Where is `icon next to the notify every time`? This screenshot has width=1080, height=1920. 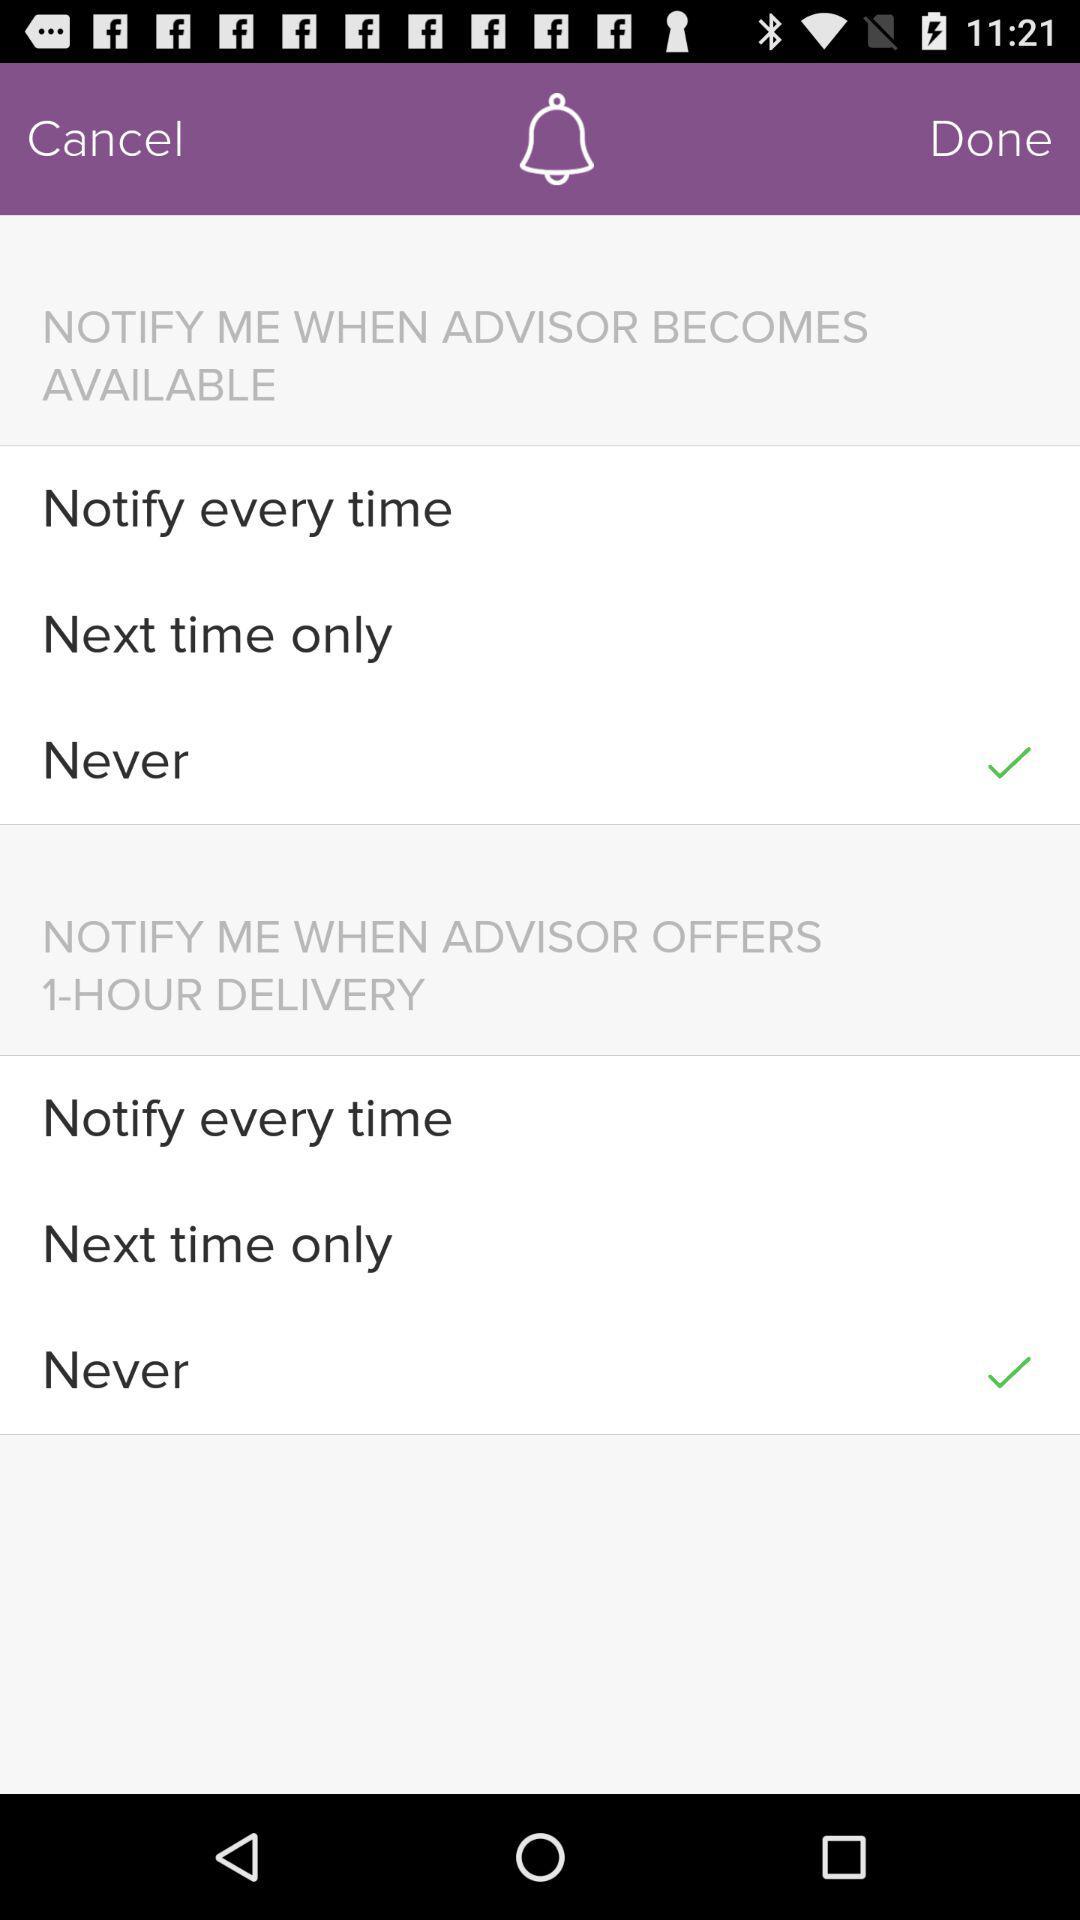 icon next to the notify every time is located at coordinates (1009, 1117).